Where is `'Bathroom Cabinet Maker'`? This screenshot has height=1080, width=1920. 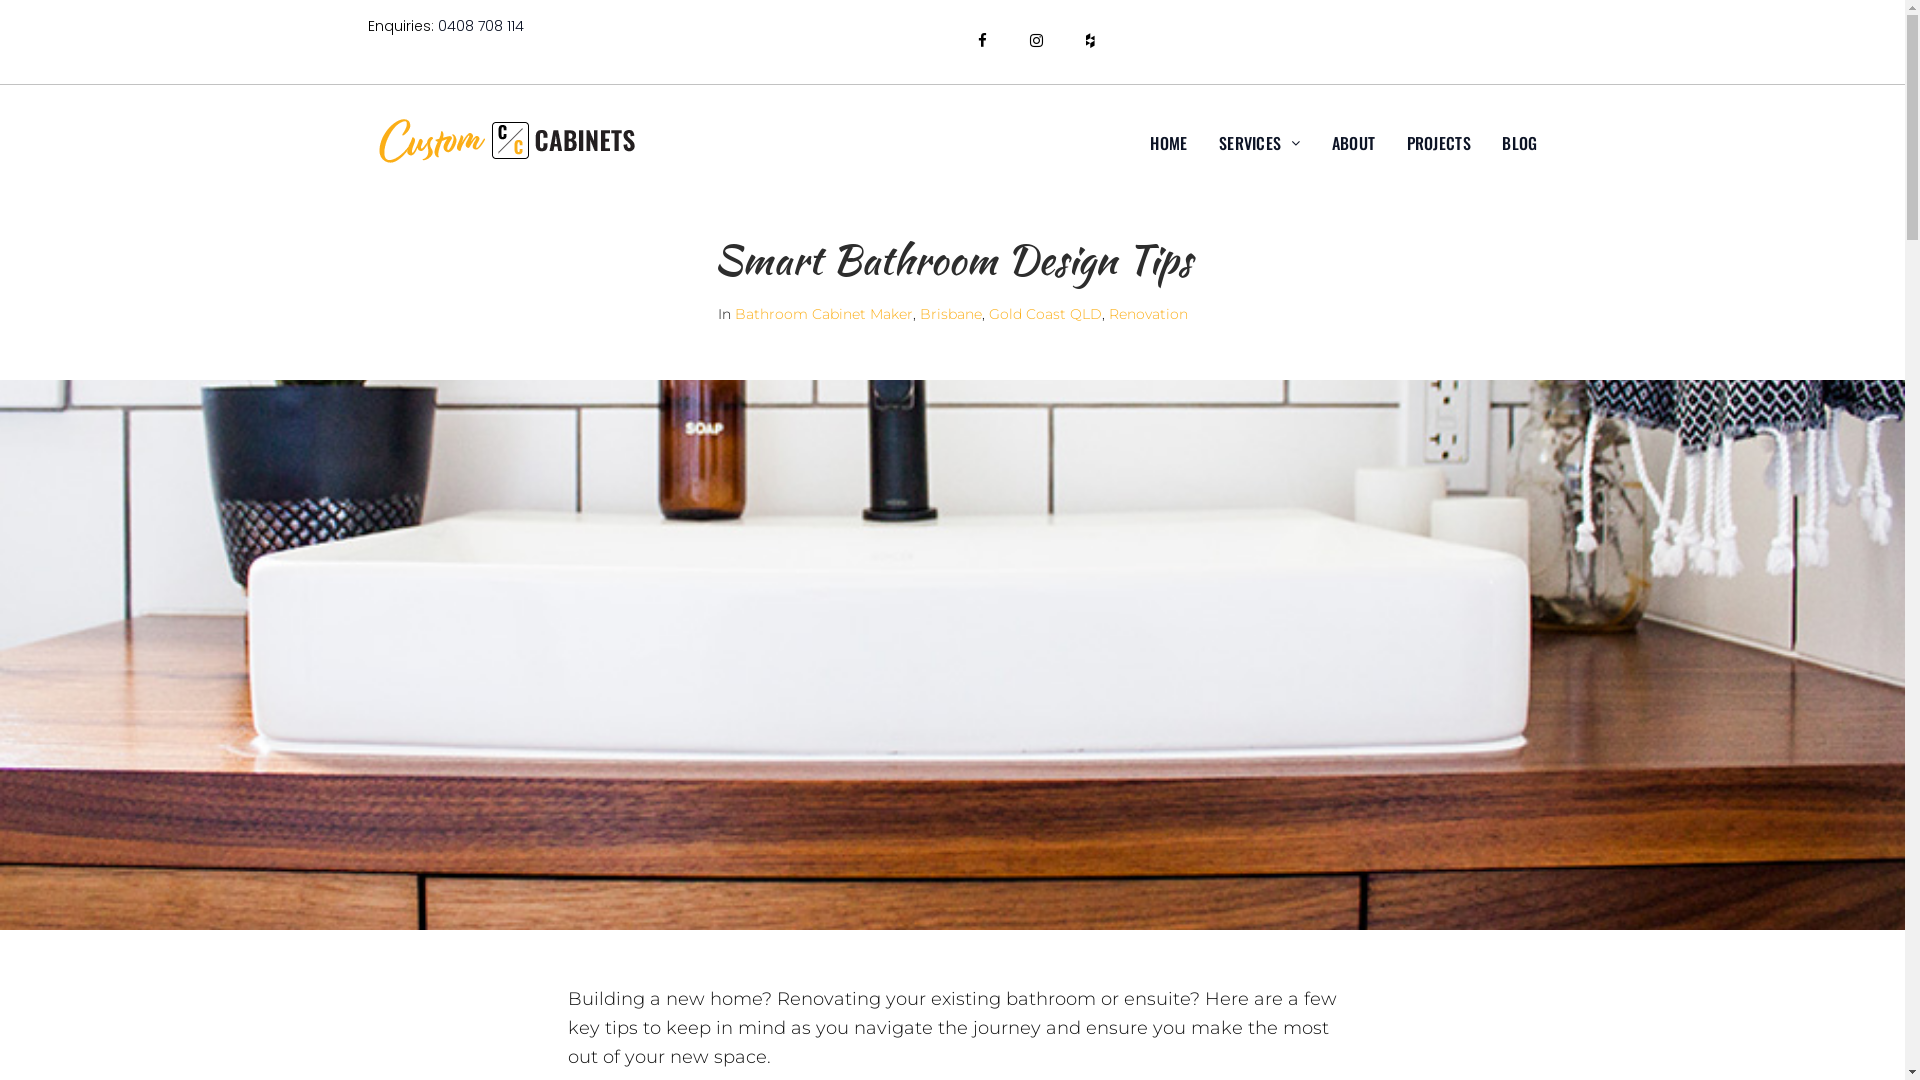 'Bathroom Cabinet Maker' is located at coordinates (822, 313).